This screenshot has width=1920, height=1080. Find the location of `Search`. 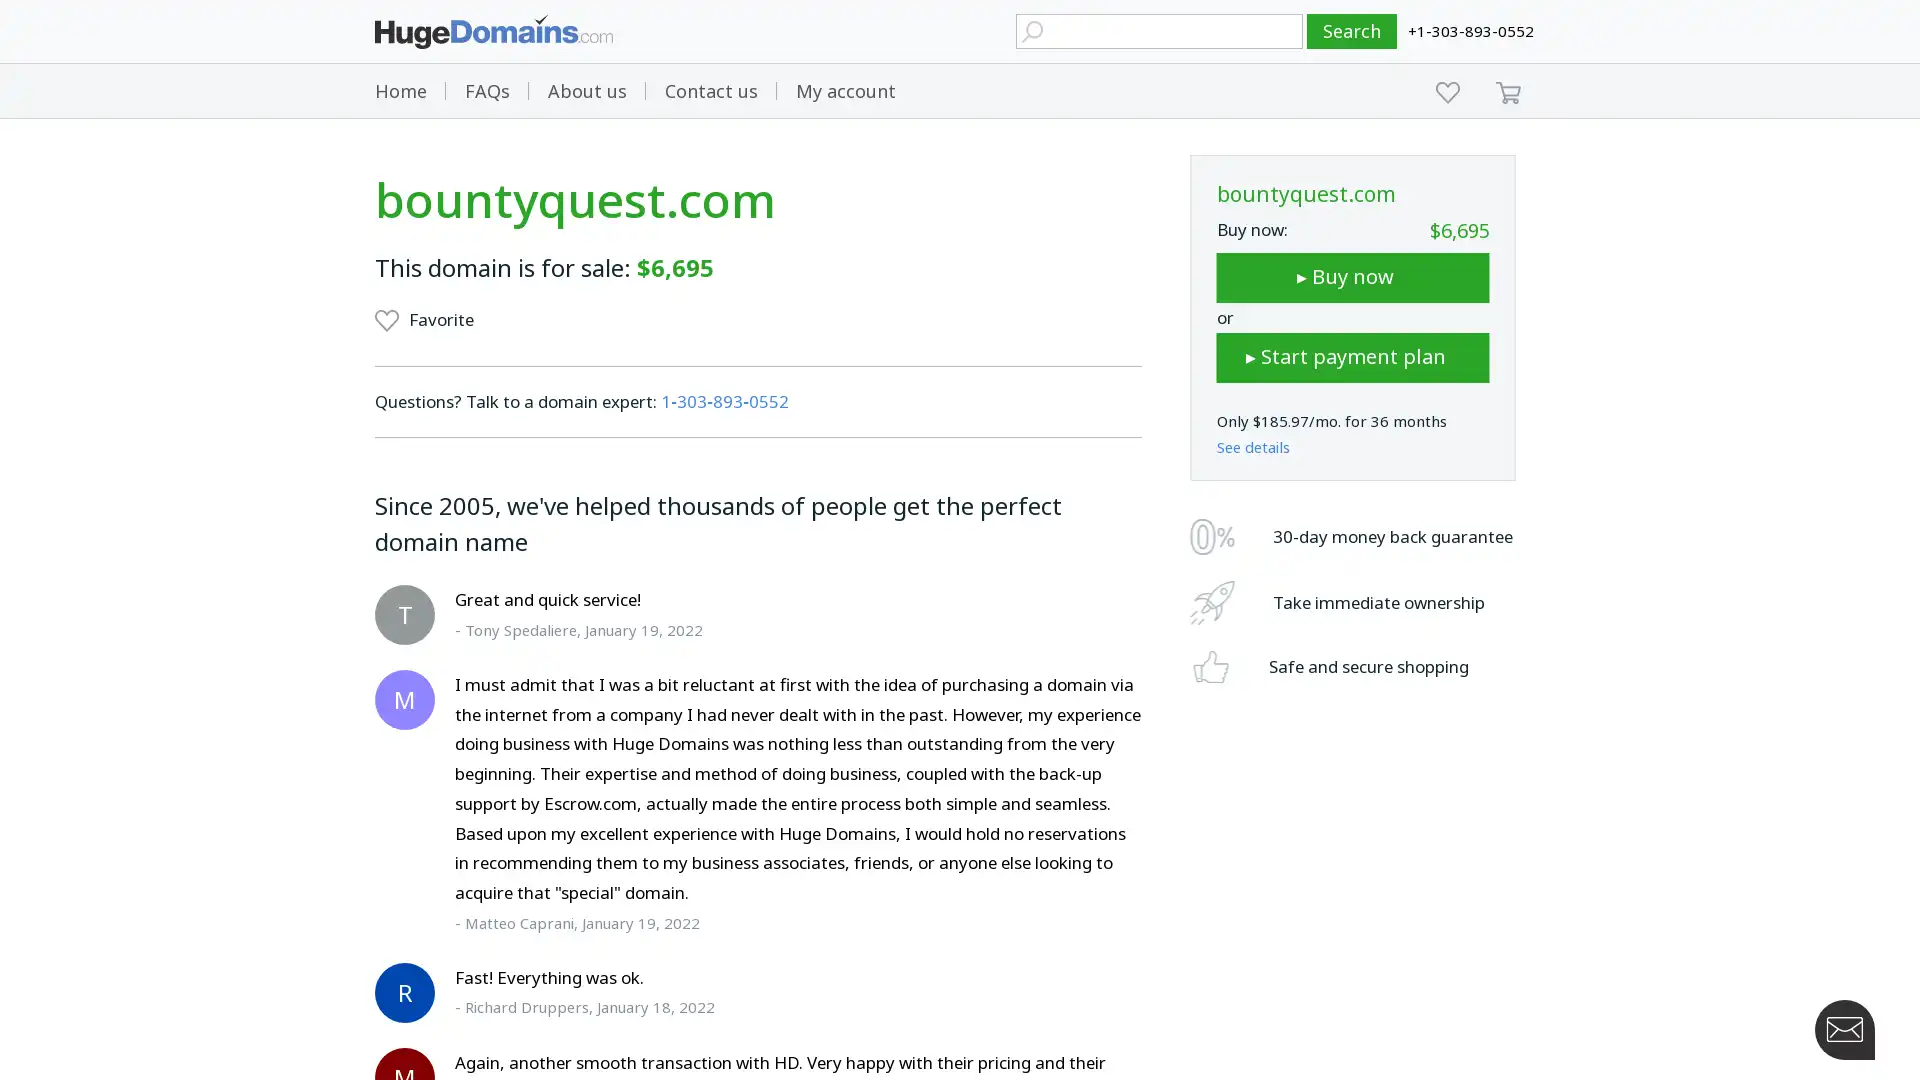

Search is located at coordinates (1352, 31).